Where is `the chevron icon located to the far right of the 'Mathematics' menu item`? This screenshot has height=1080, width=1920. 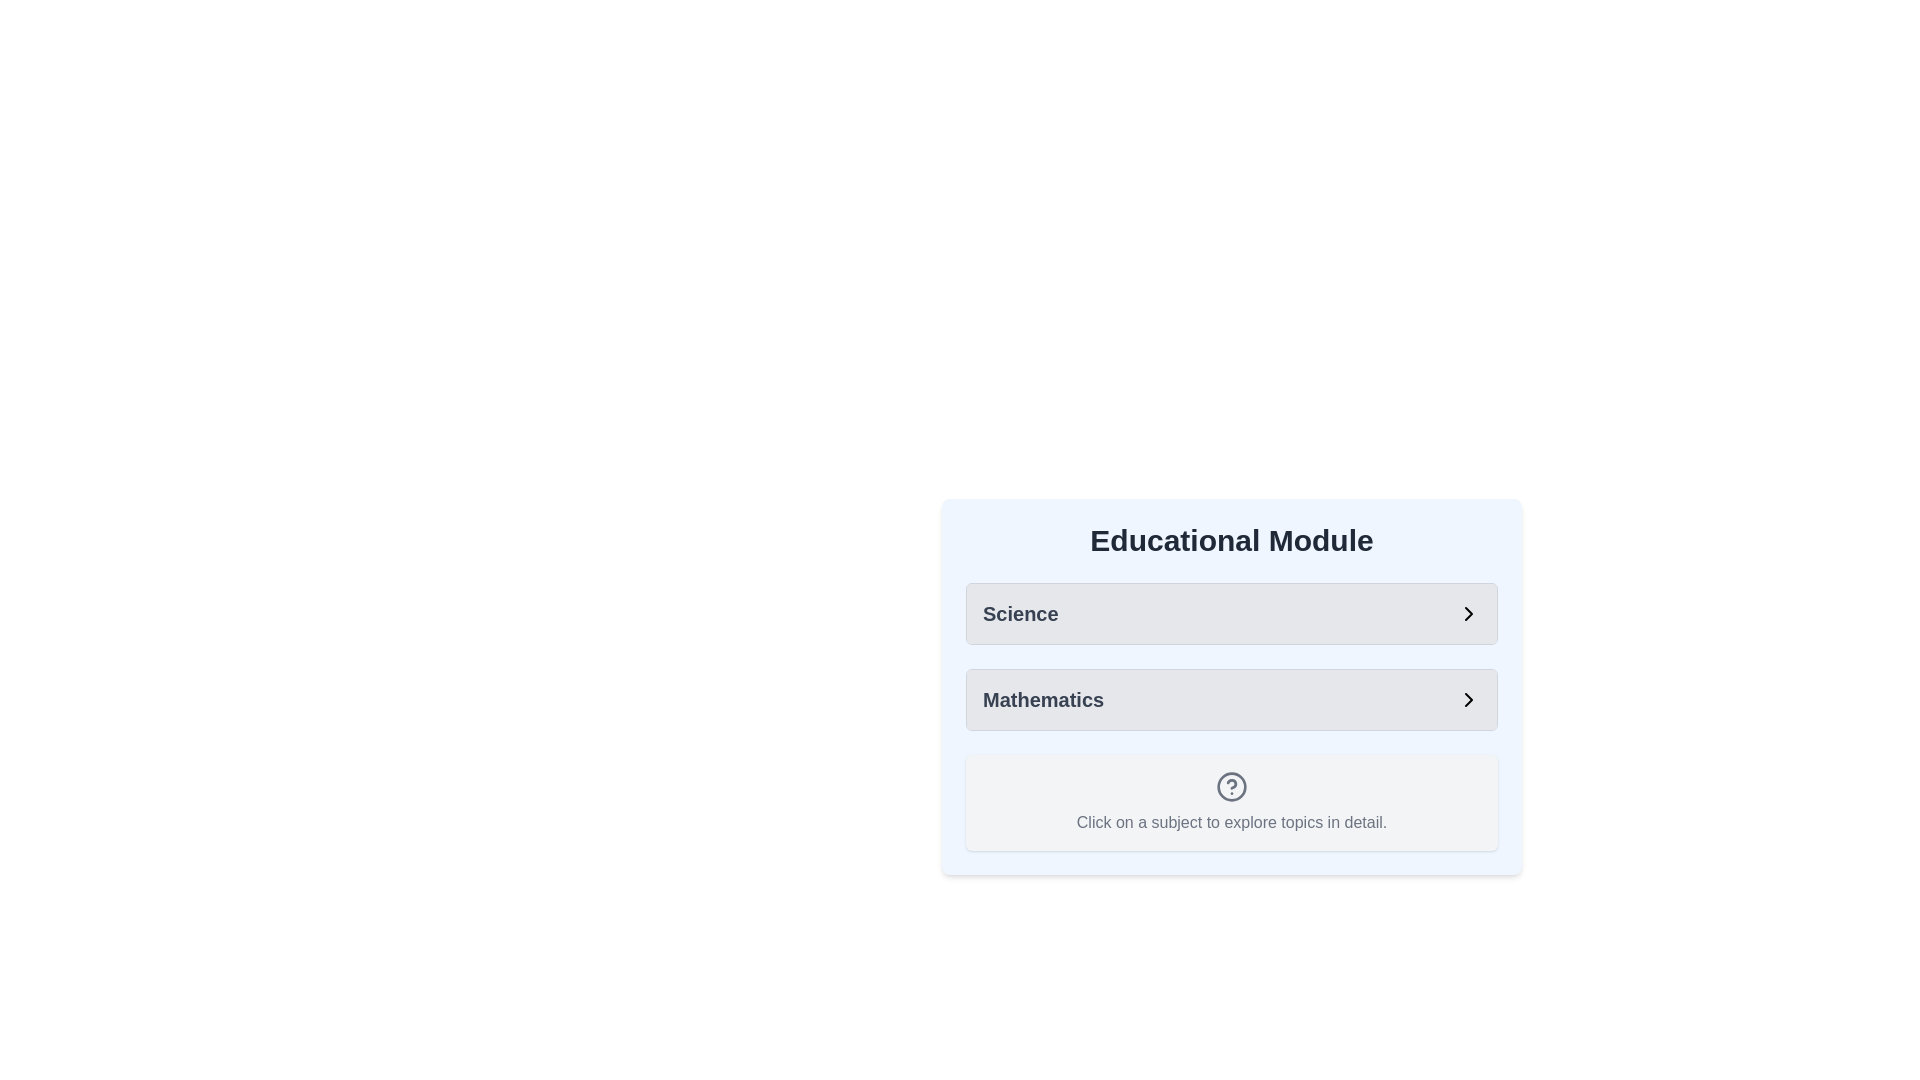 the chevron icon located to the far right of the 'Mathematics' menu item is located at coordinates (1468, 698).